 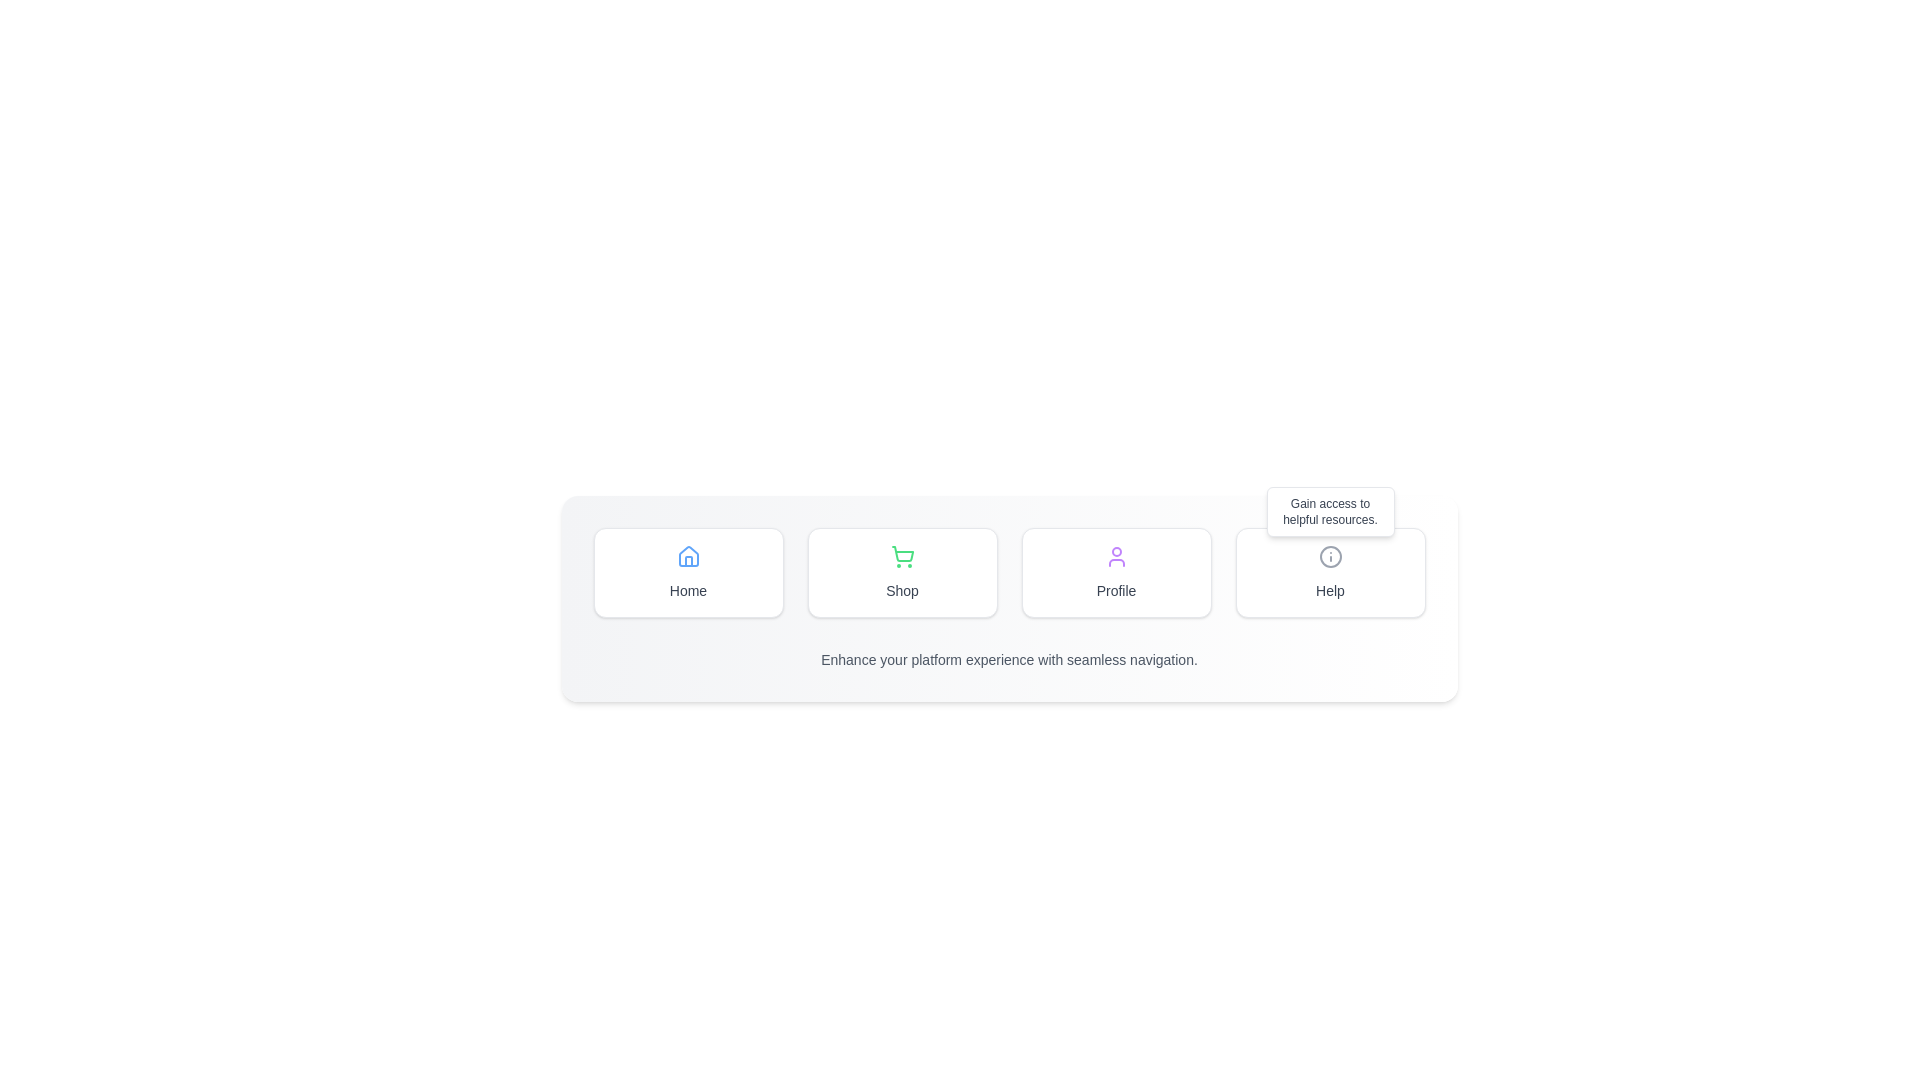 What do you see at coordinates (1330, 556) in the screenshot?
I see `the 'Help' button located on the rightmost side of the navigation bar, adjacent to the 'Profile' button` at bounding box center [1330, 556].